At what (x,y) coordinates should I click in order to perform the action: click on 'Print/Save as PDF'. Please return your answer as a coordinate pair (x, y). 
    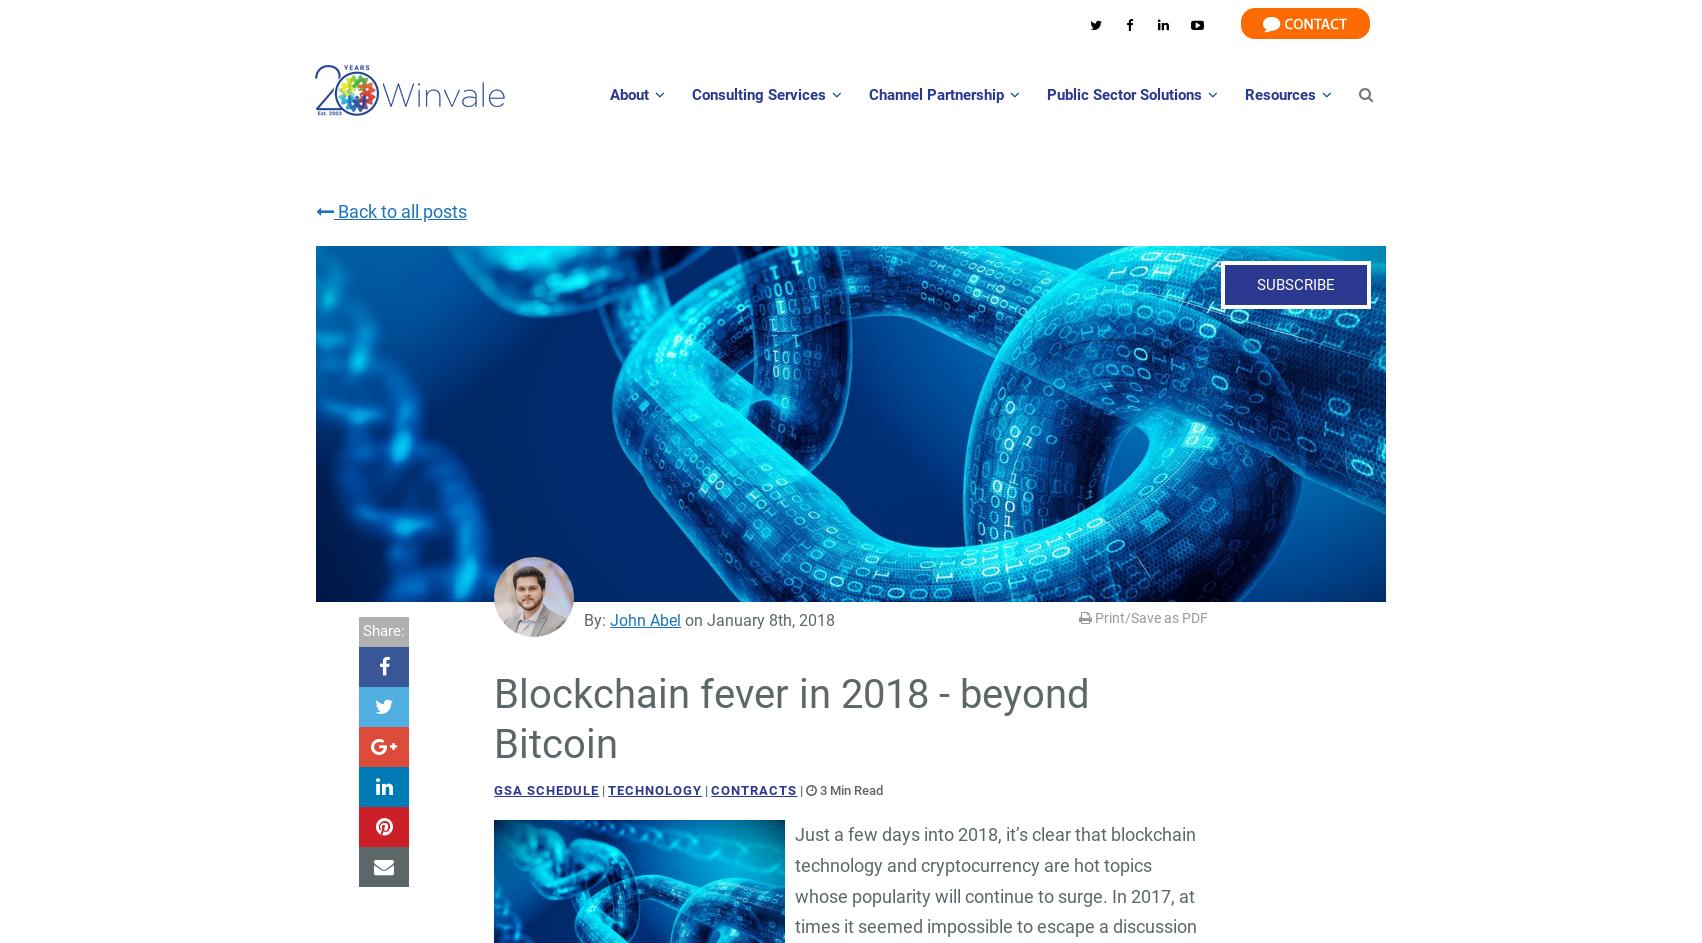
    Looking at the image, I should click on (1149, 617).